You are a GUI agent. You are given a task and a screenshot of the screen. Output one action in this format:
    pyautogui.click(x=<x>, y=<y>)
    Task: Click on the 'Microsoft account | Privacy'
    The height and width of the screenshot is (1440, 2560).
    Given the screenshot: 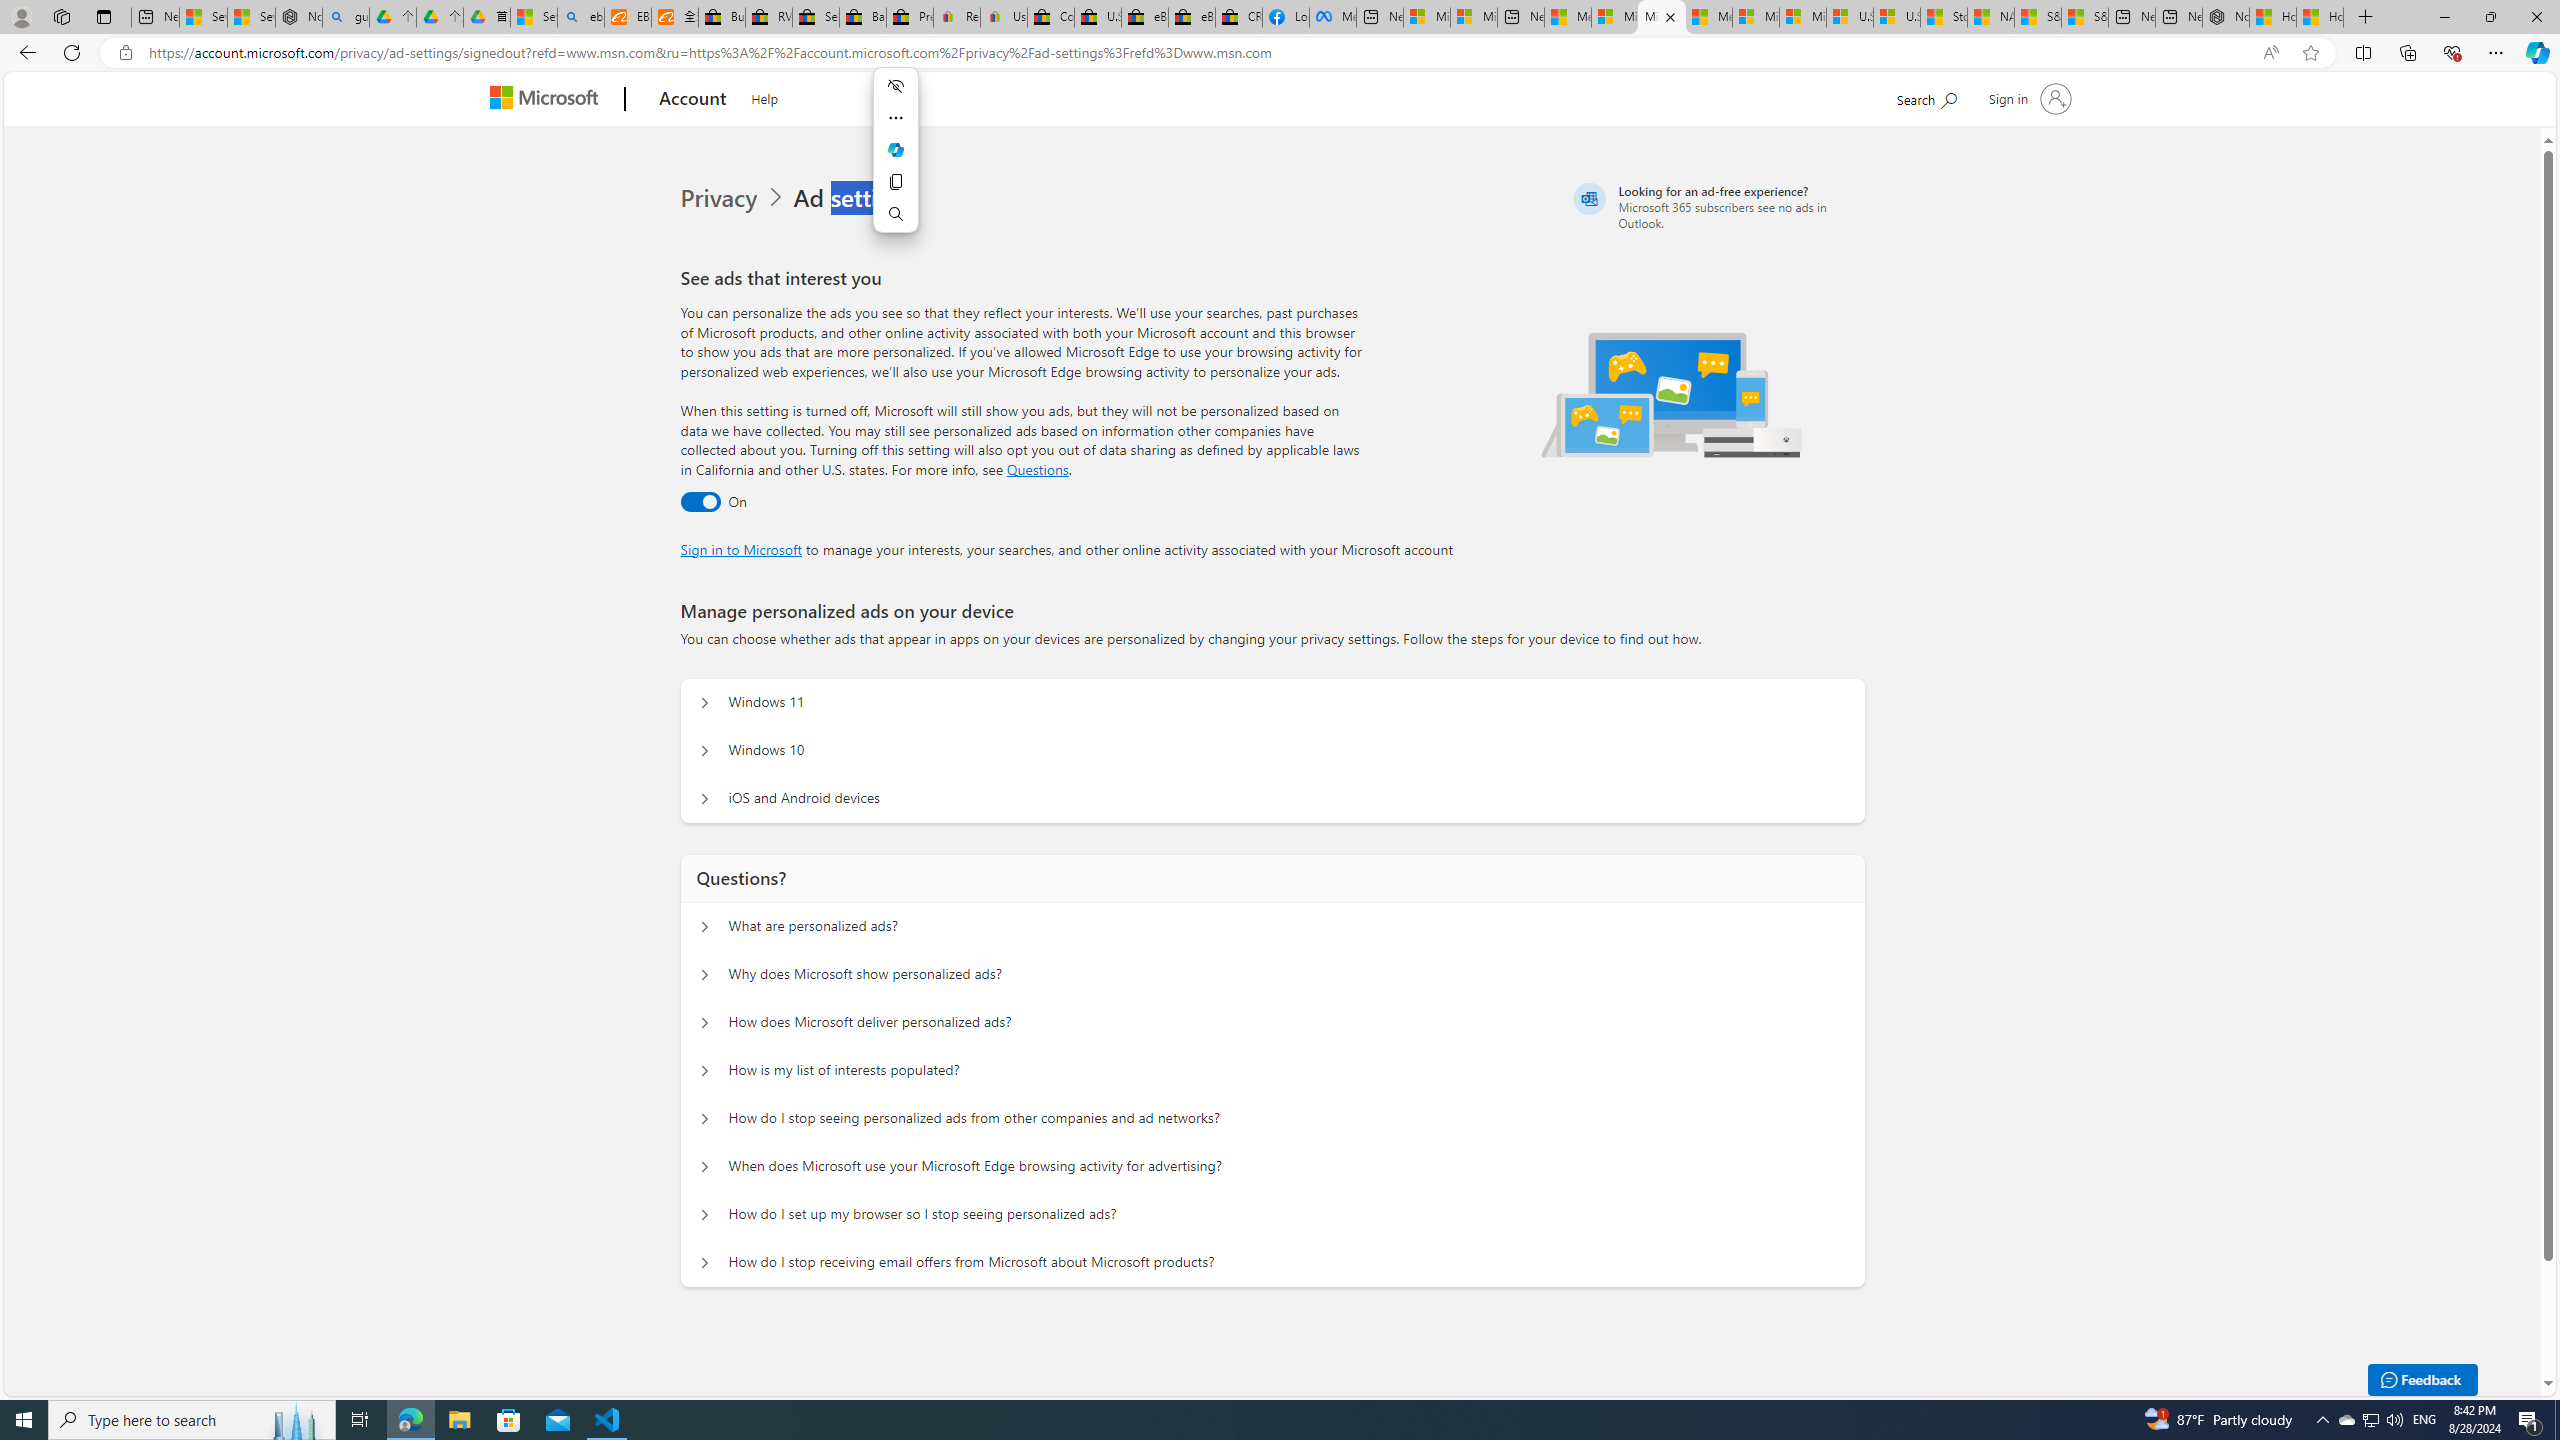 What is the action you would take?
    pyautogui.click(x=1662, y=16)
    